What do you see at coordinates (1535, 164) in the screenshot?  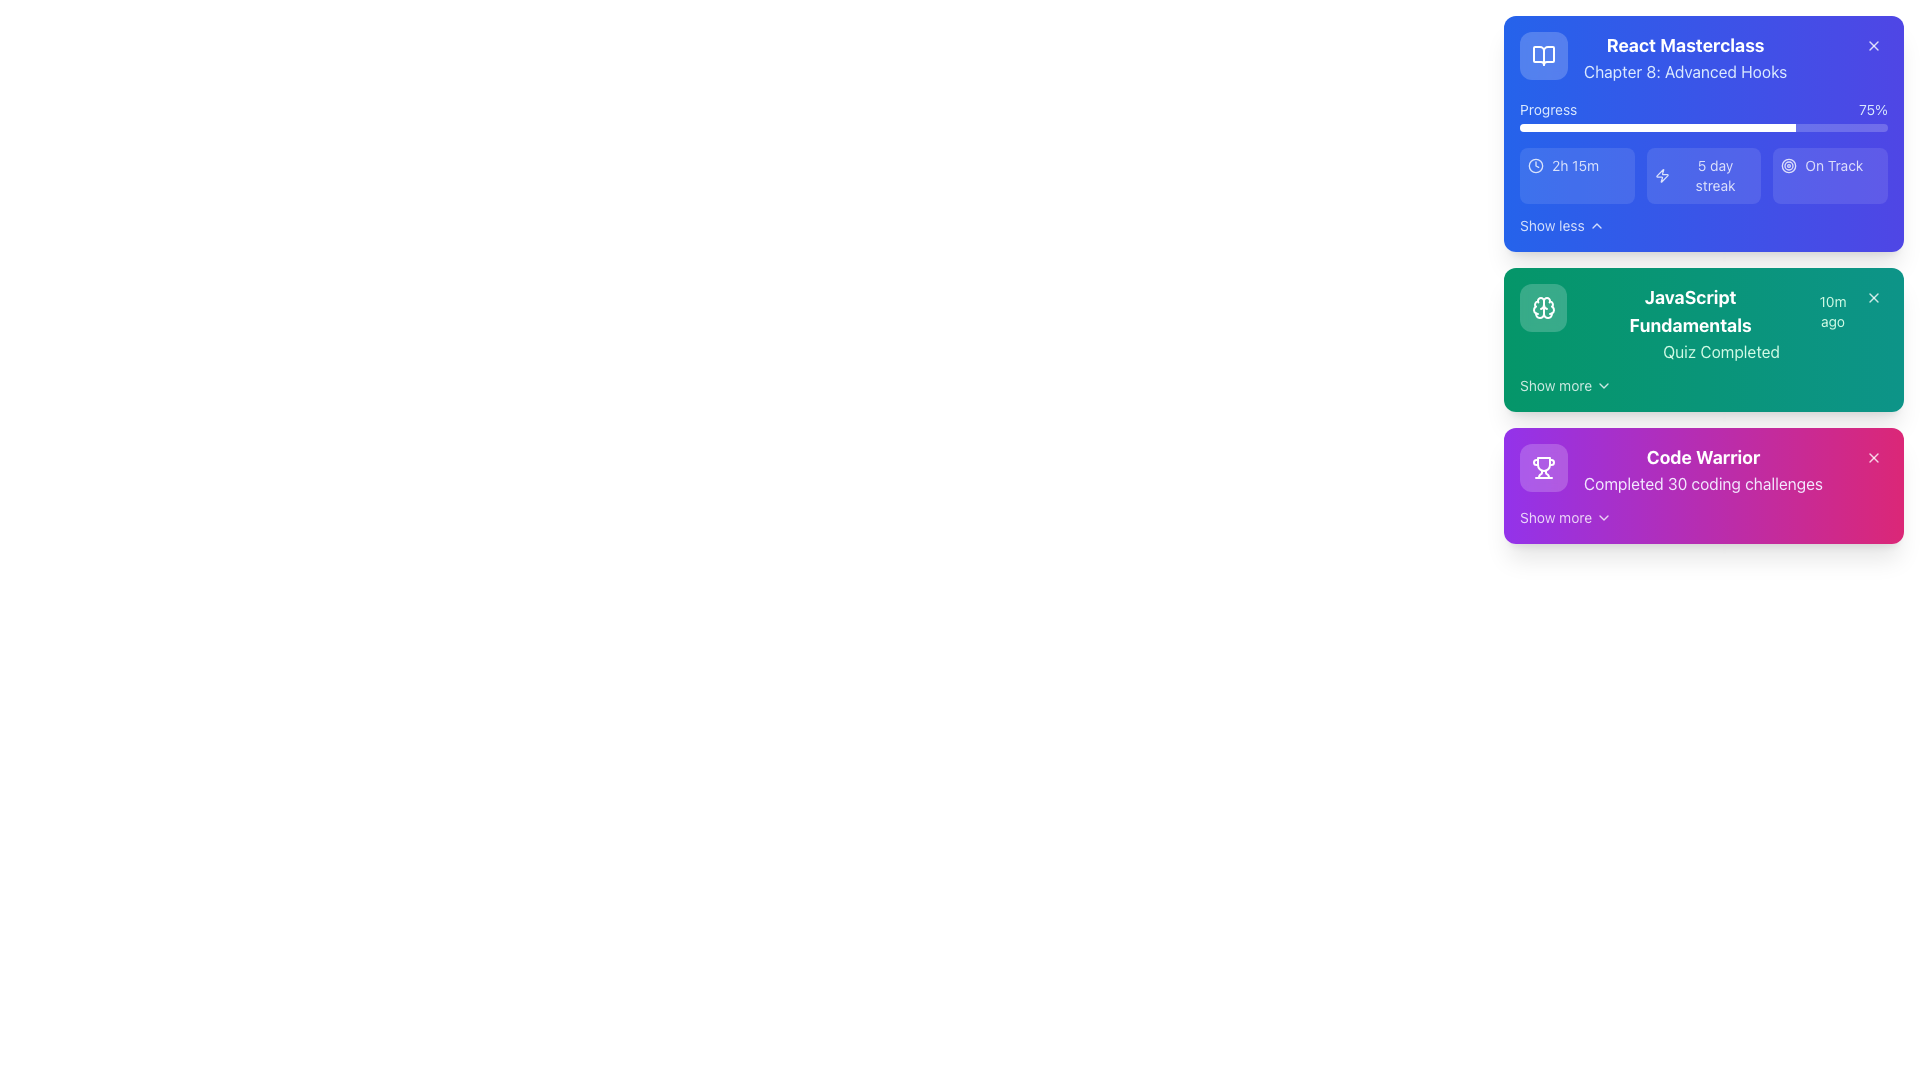 I see `the clock icon styled with a circular outline and white strokes, which is the first item in the horizontal group inside the blue card titled 'React Masterclass'` at bounding box center [1535, 164].